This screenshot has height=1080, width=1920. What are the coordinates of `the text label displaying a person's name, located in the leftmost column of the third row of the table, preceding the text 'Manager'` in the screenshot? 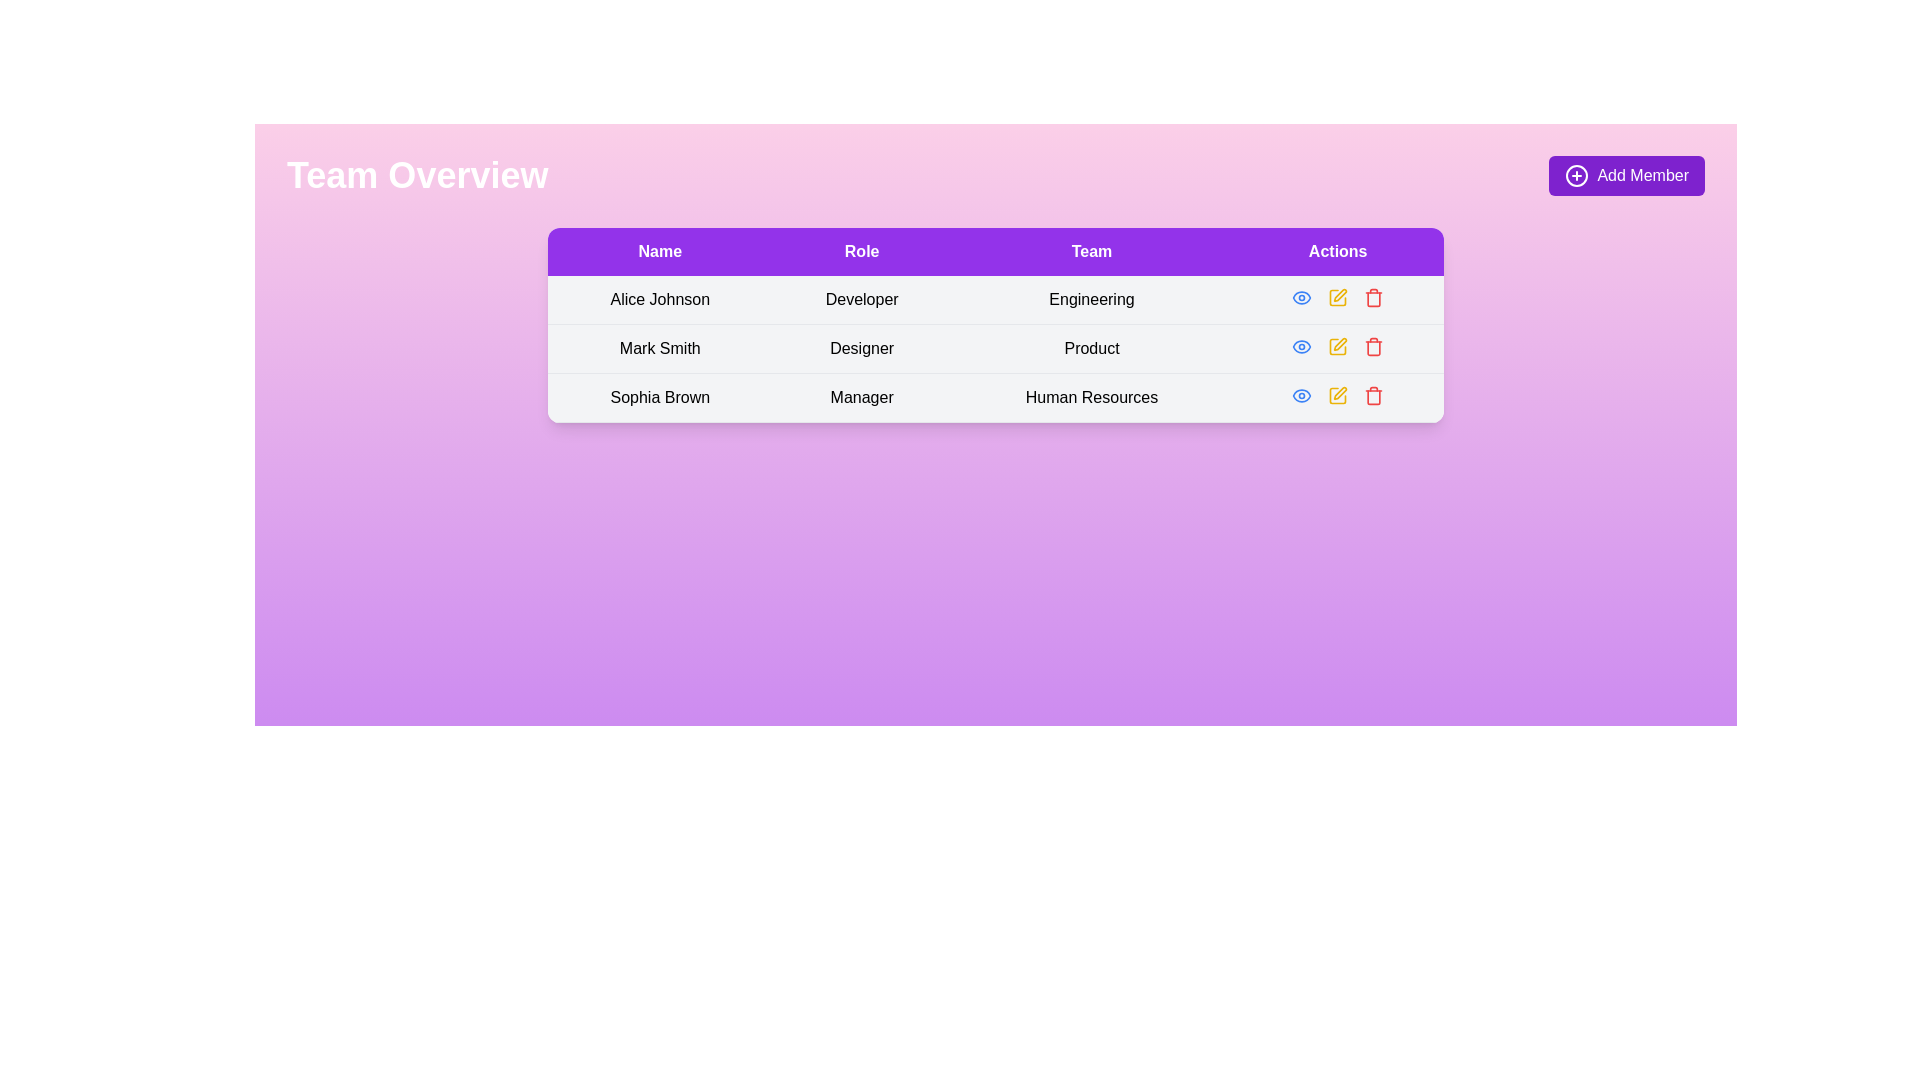 It's located at (660, 397).